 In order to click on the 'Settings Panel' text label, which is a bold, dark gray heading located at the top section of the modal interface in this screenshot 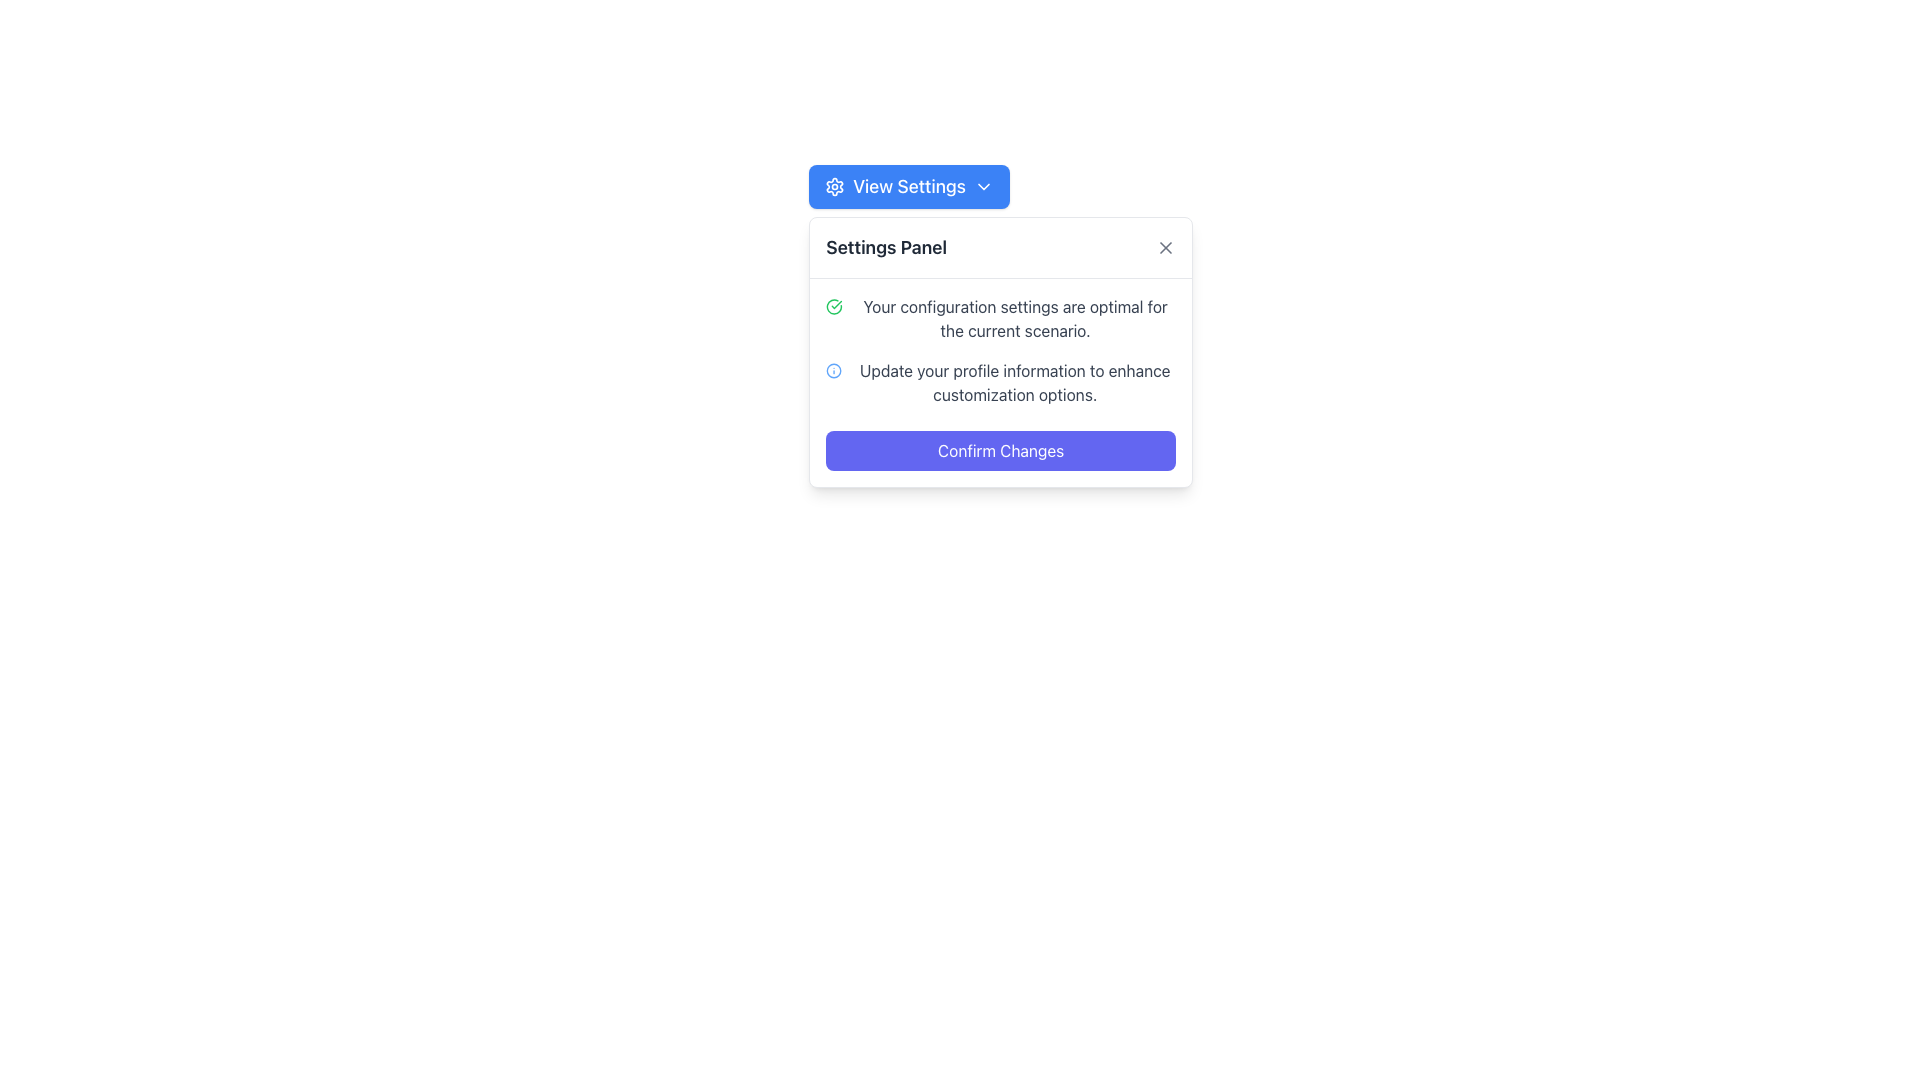, I will do `click(885, 246)`.